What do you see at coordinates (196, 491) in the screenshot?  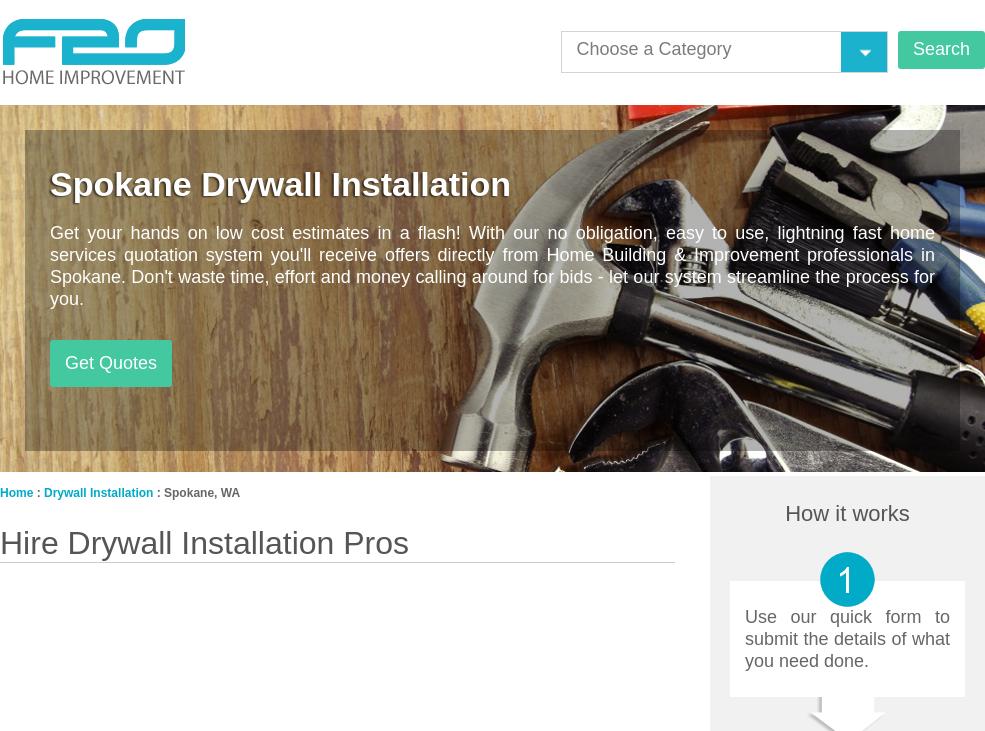 I see `':         
        Spokane, WA'` at bounding box center [196, 491].